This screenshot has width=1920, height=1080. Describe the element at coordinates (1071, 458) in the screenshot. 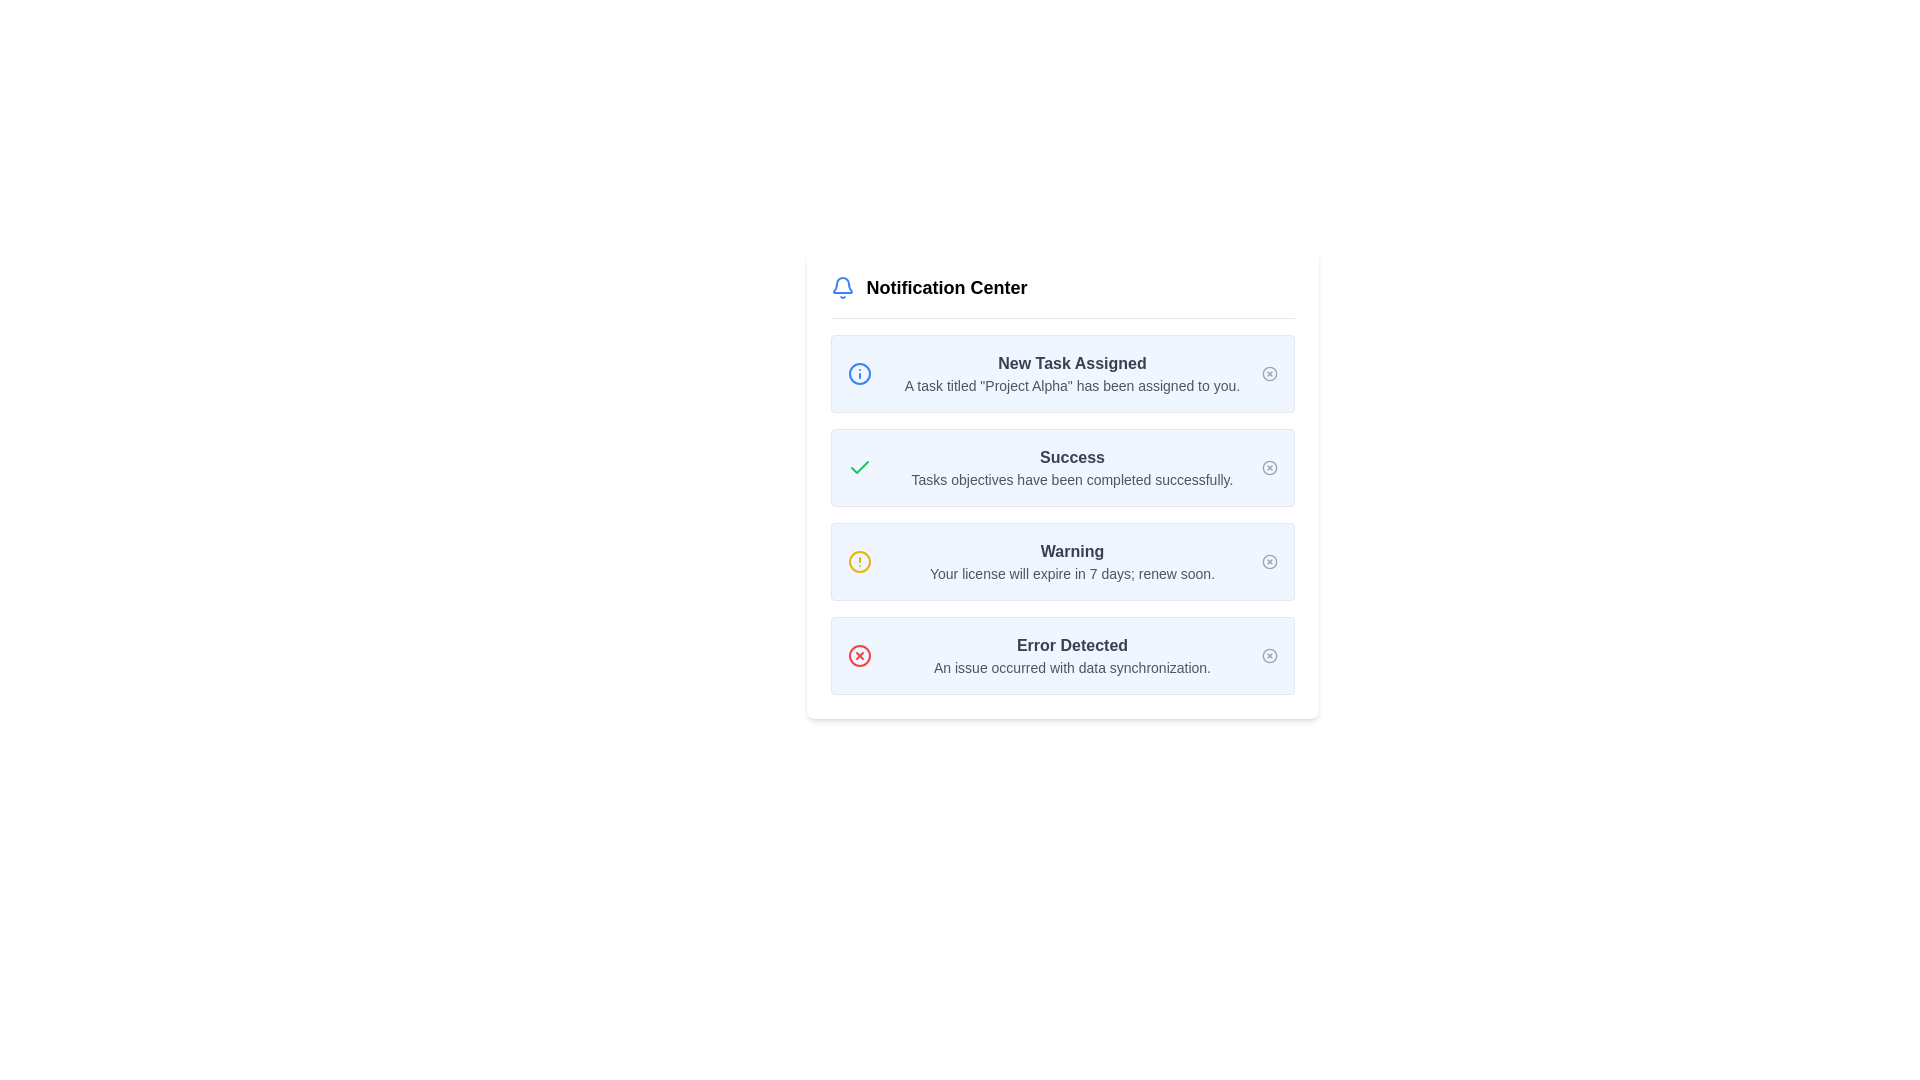

I see `the bold text label 'Success' within the notification box, which is styled with dark gray color and larger font size, indicating emphasis` at that location.